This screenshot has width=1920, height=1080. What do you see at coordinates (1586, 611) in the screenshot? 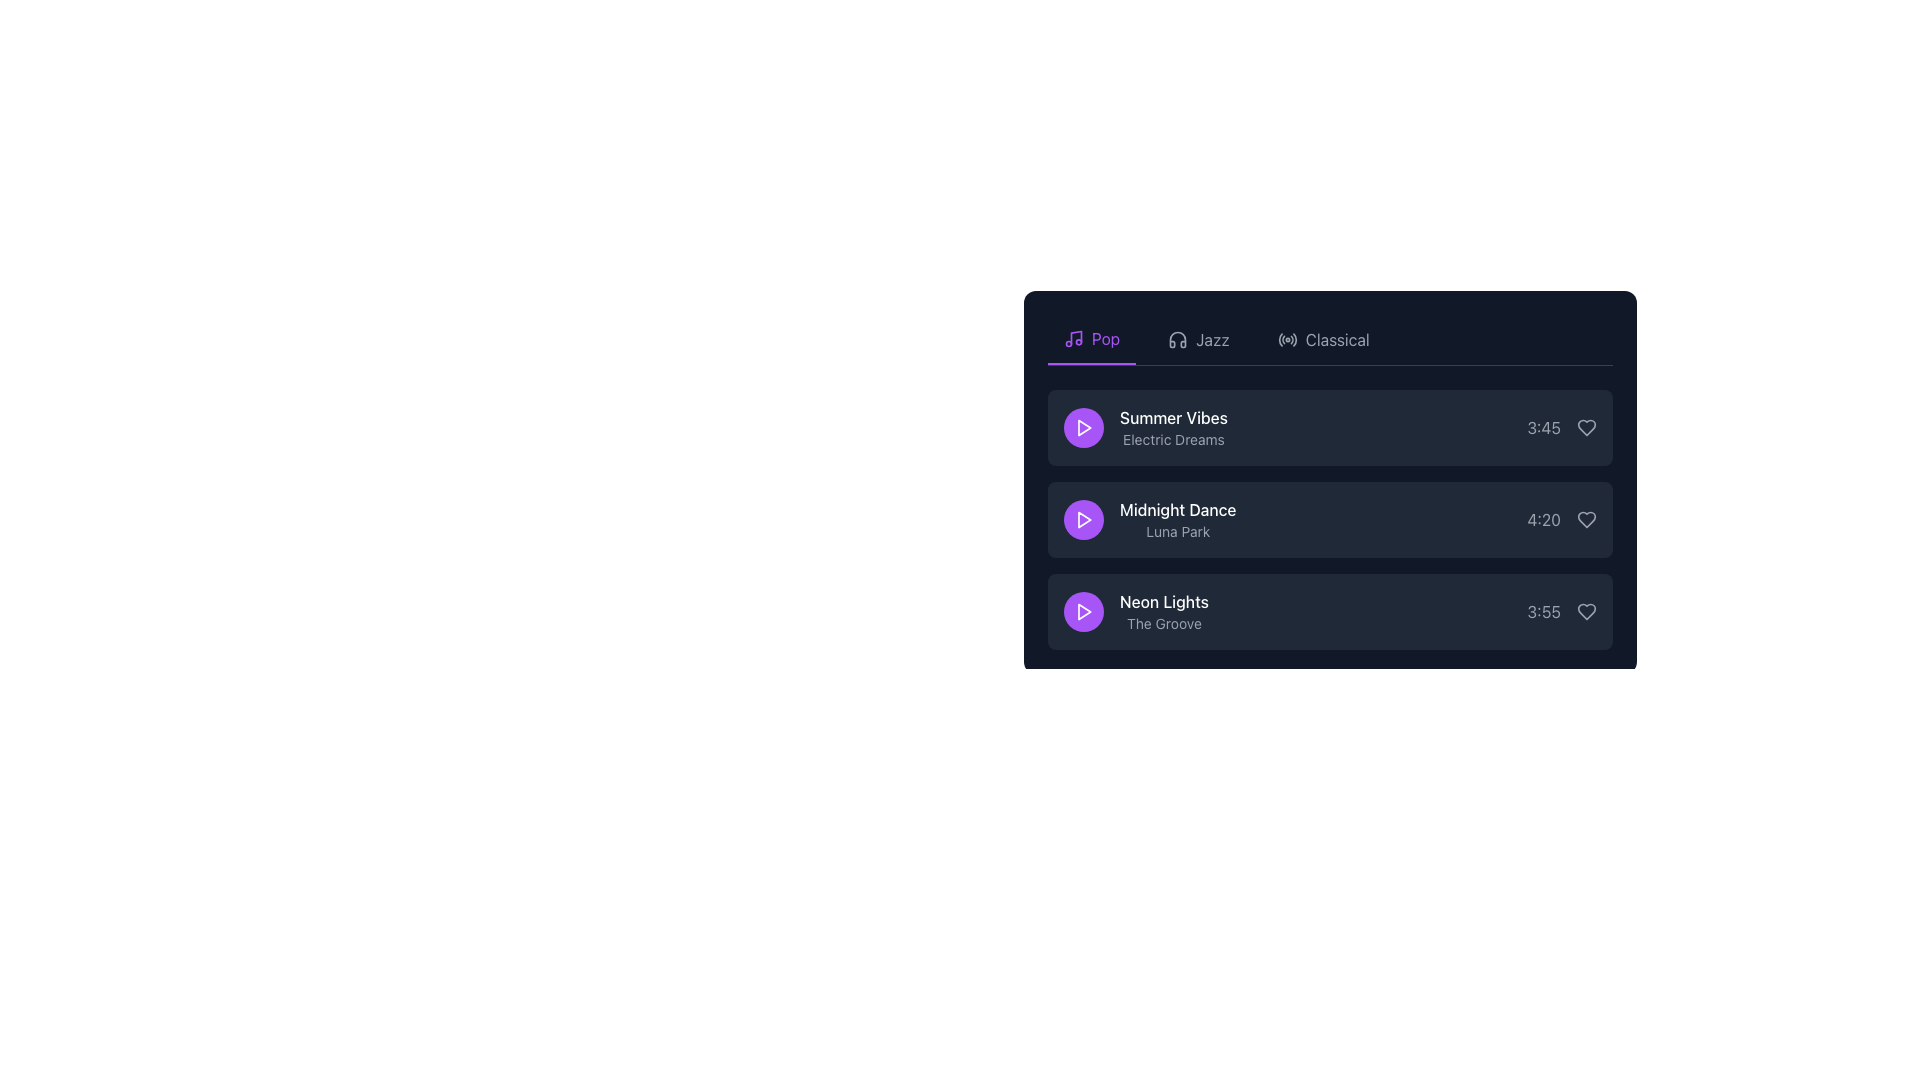
I see `the like button for the associated track, located in the bottommost row of the song track list` at bounding box center [1586, 611].